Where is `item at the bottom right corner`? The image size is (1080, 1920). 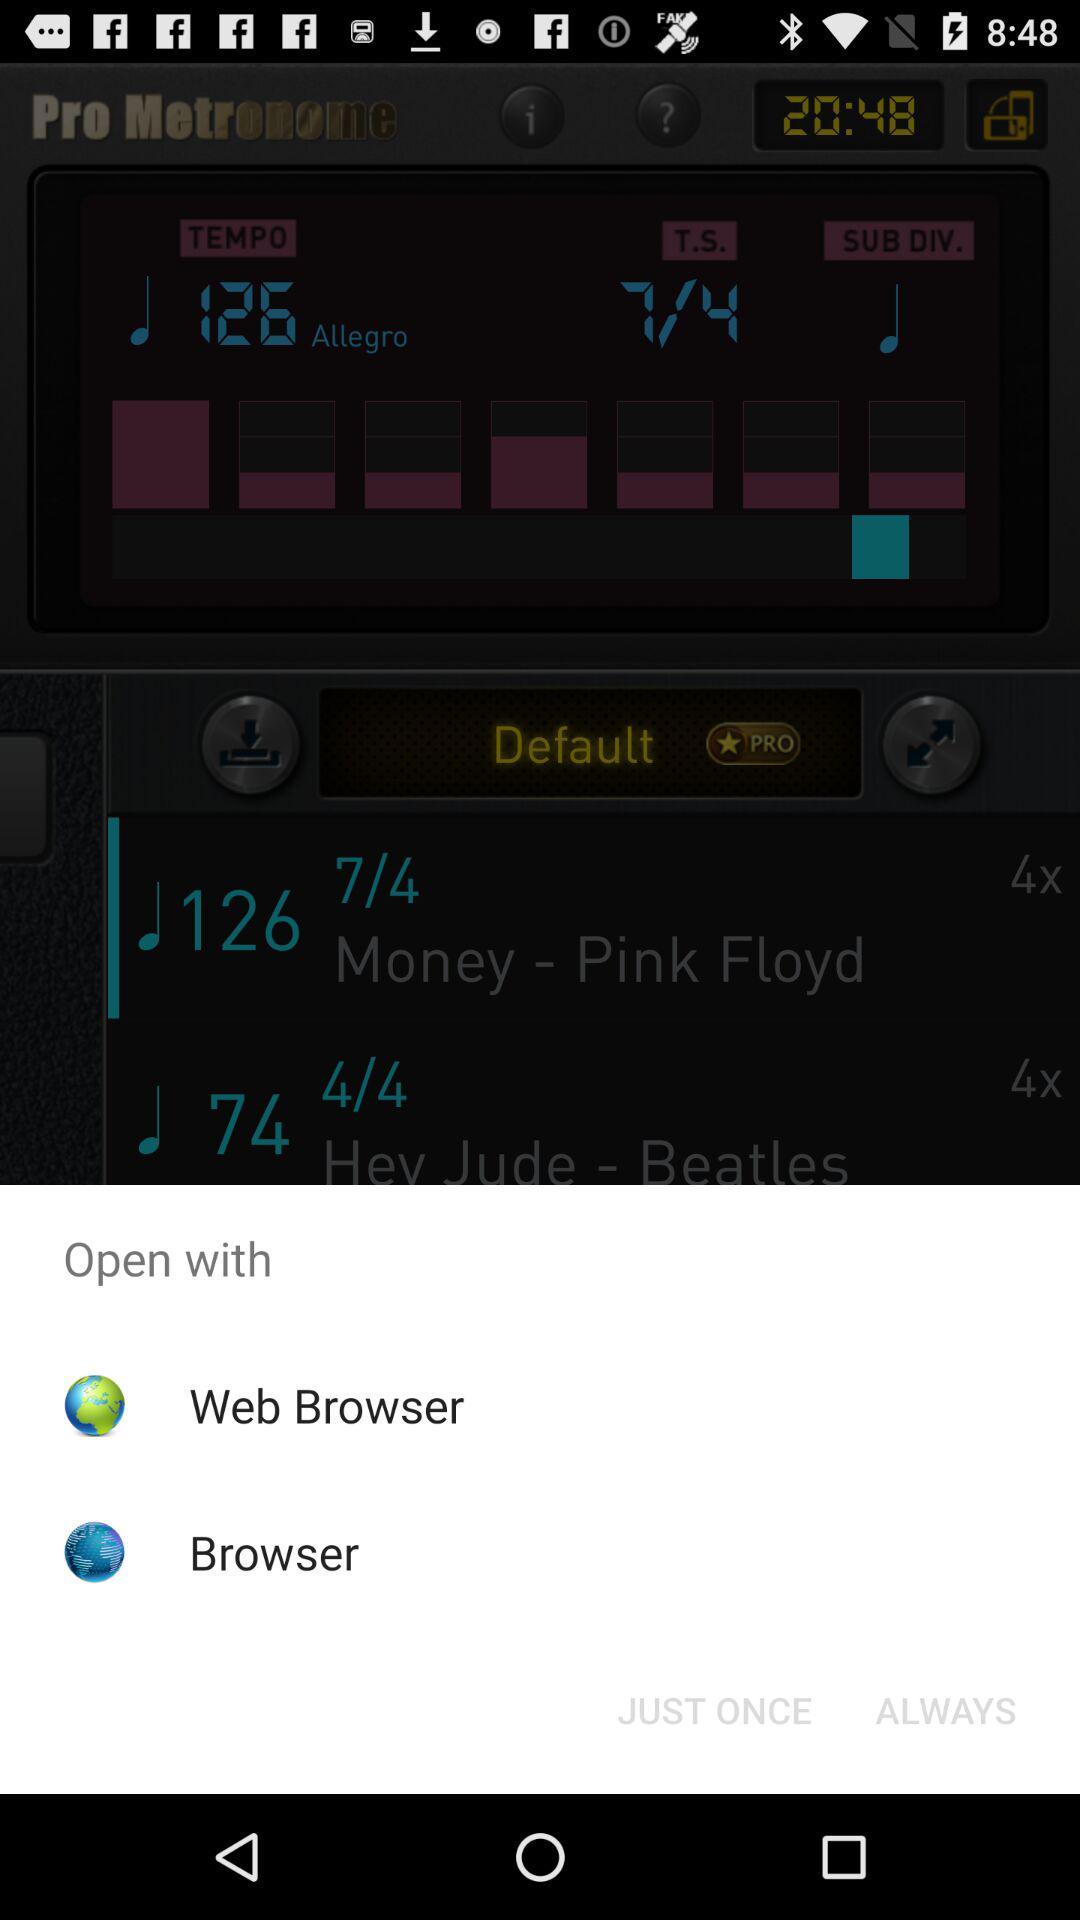
item at the bottom right corner is located at coordinates (945, 1708).